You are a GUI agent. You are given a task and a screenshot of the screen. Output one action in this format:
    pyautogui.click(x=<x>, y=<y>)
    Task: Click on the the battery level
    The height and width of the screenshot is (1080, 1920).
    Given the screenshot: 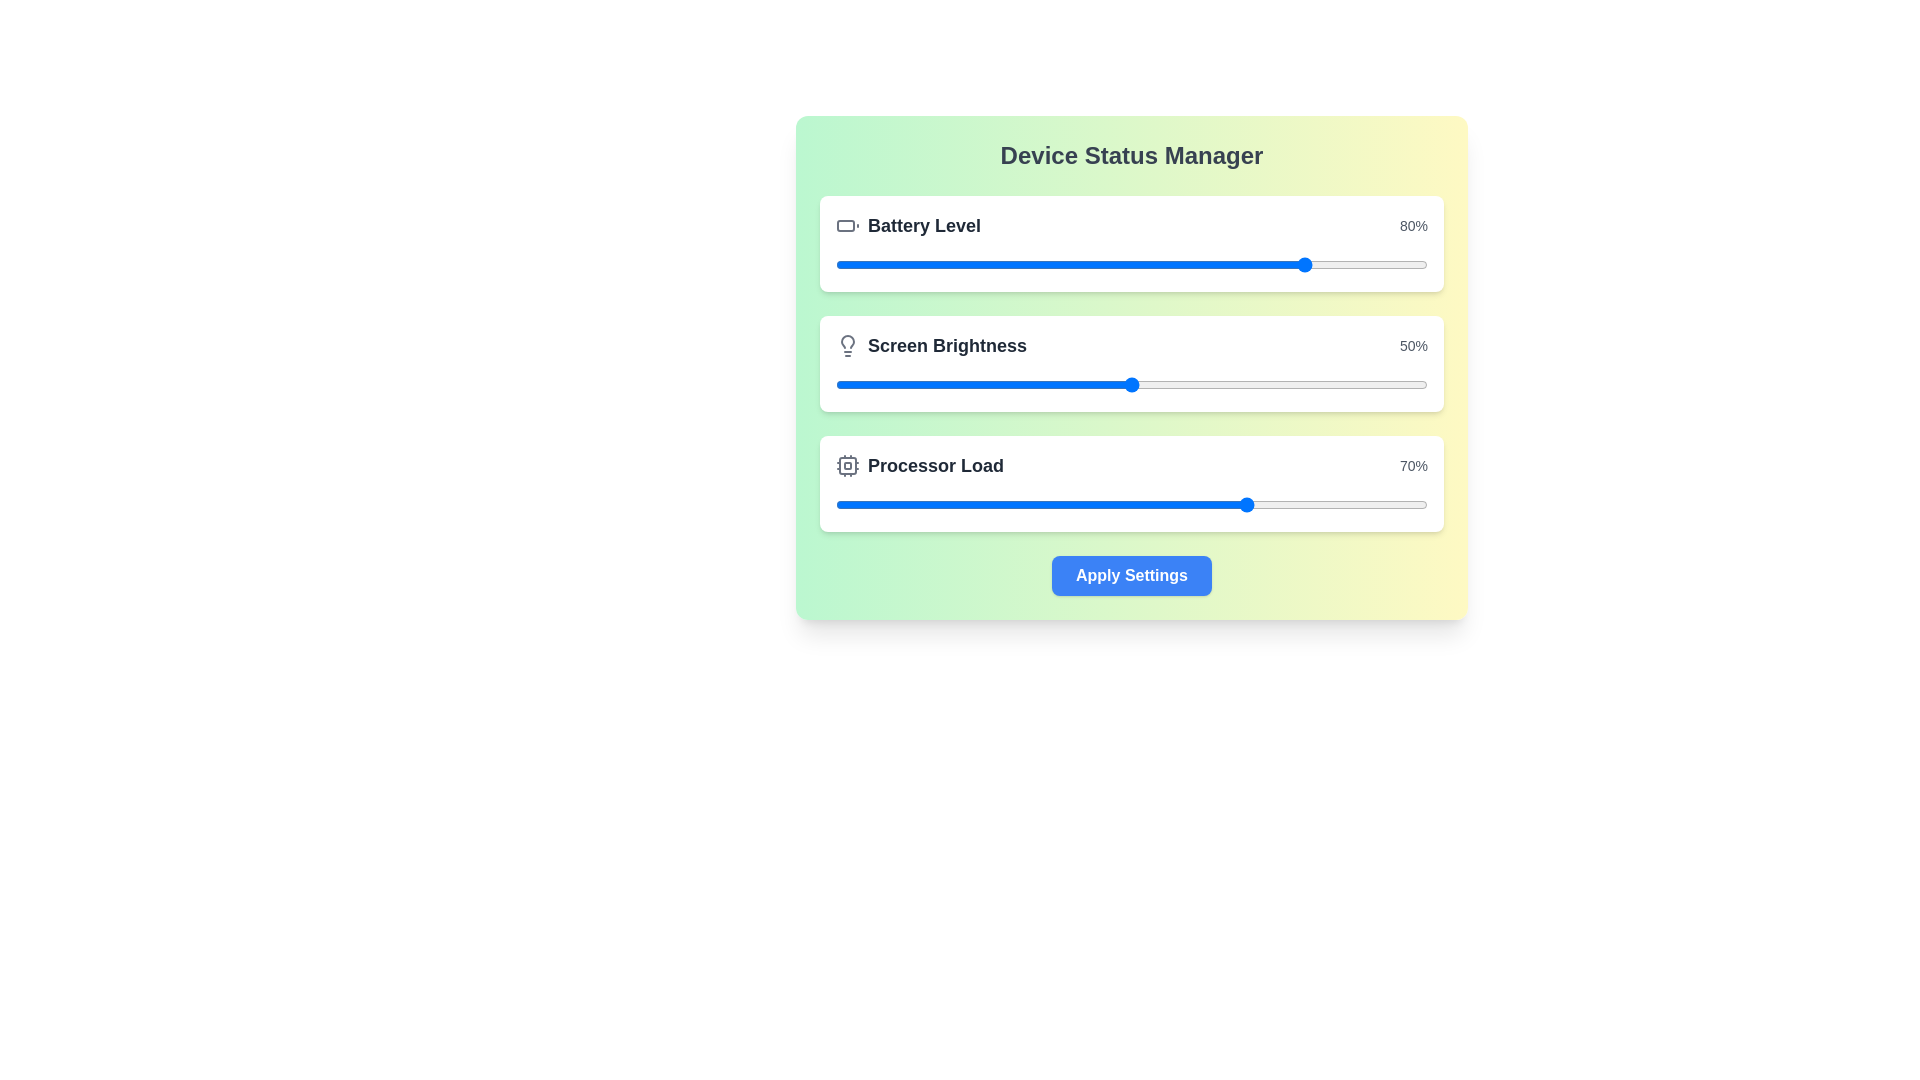 What is the action you would take?
    pyautogui.click(x=1113, y=264)
    